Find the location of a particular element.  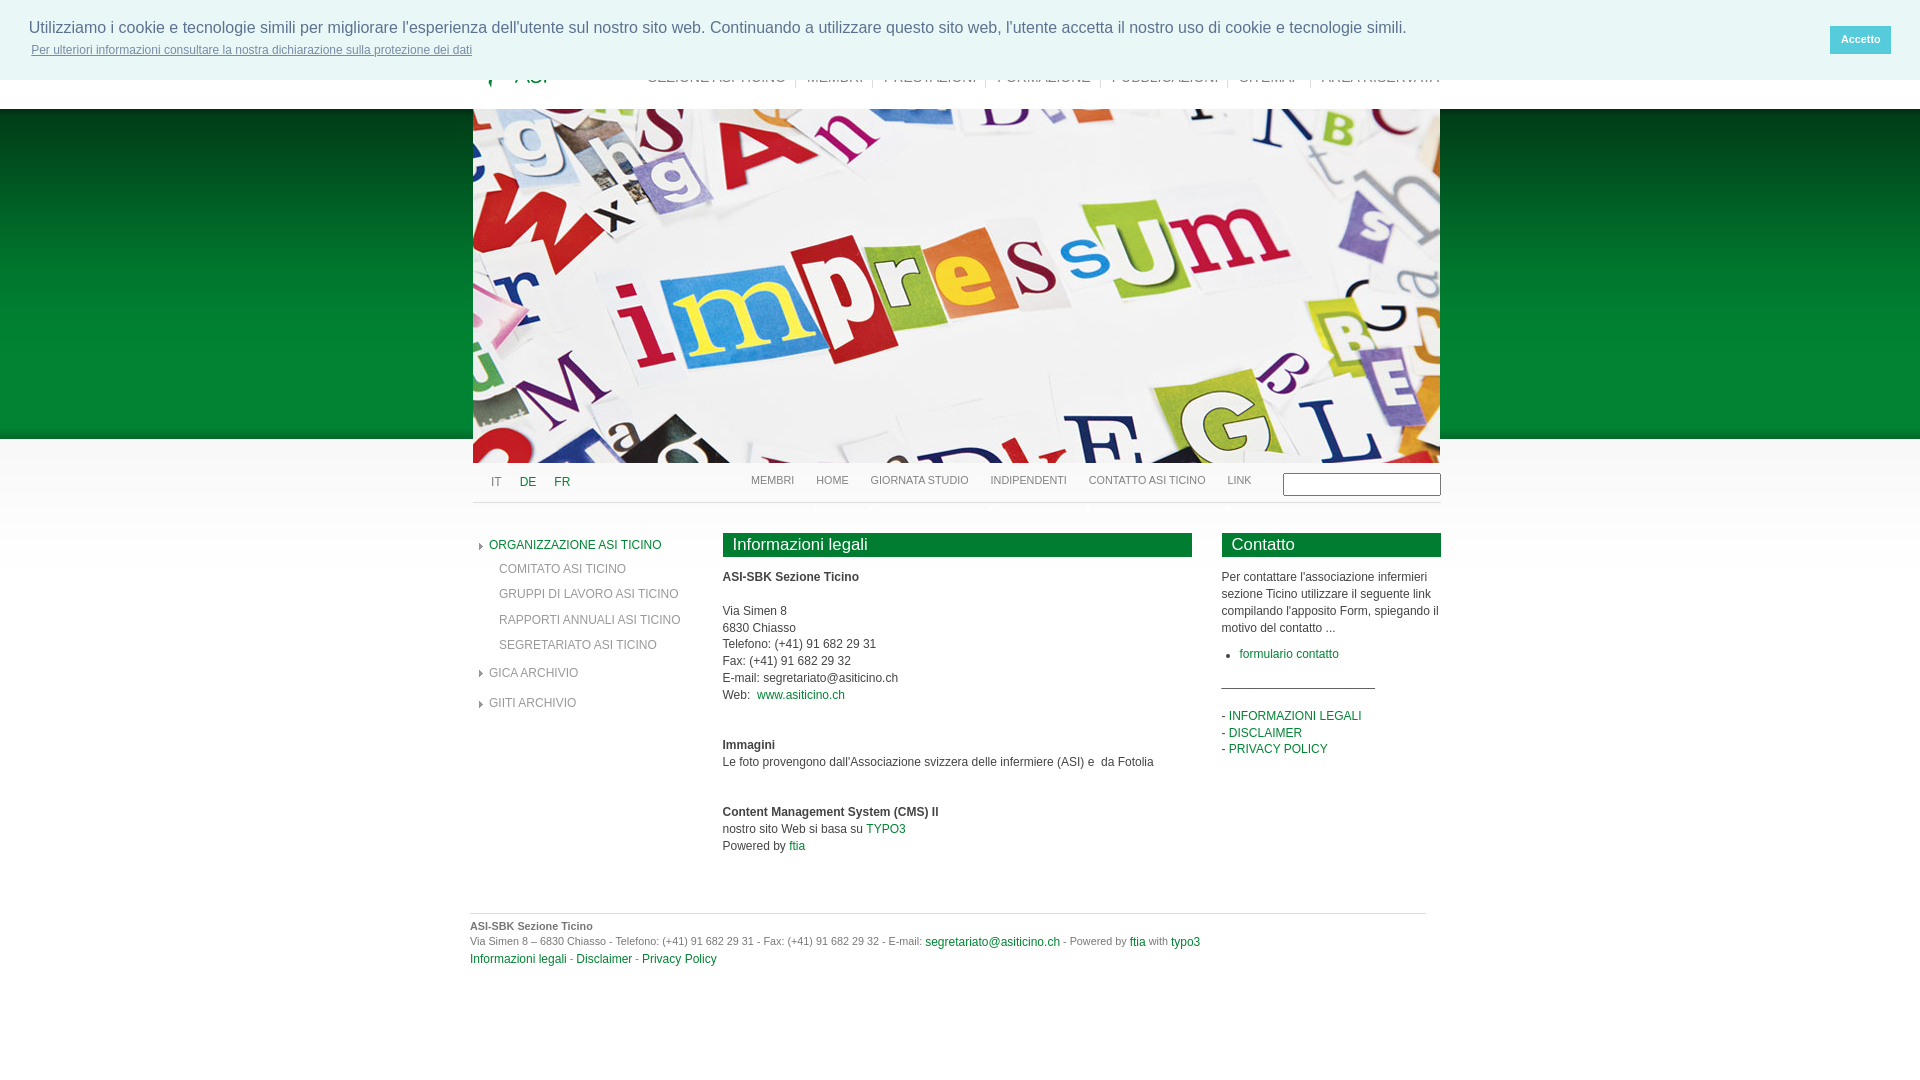

'ftia' is located at coordinates (1137, 941).